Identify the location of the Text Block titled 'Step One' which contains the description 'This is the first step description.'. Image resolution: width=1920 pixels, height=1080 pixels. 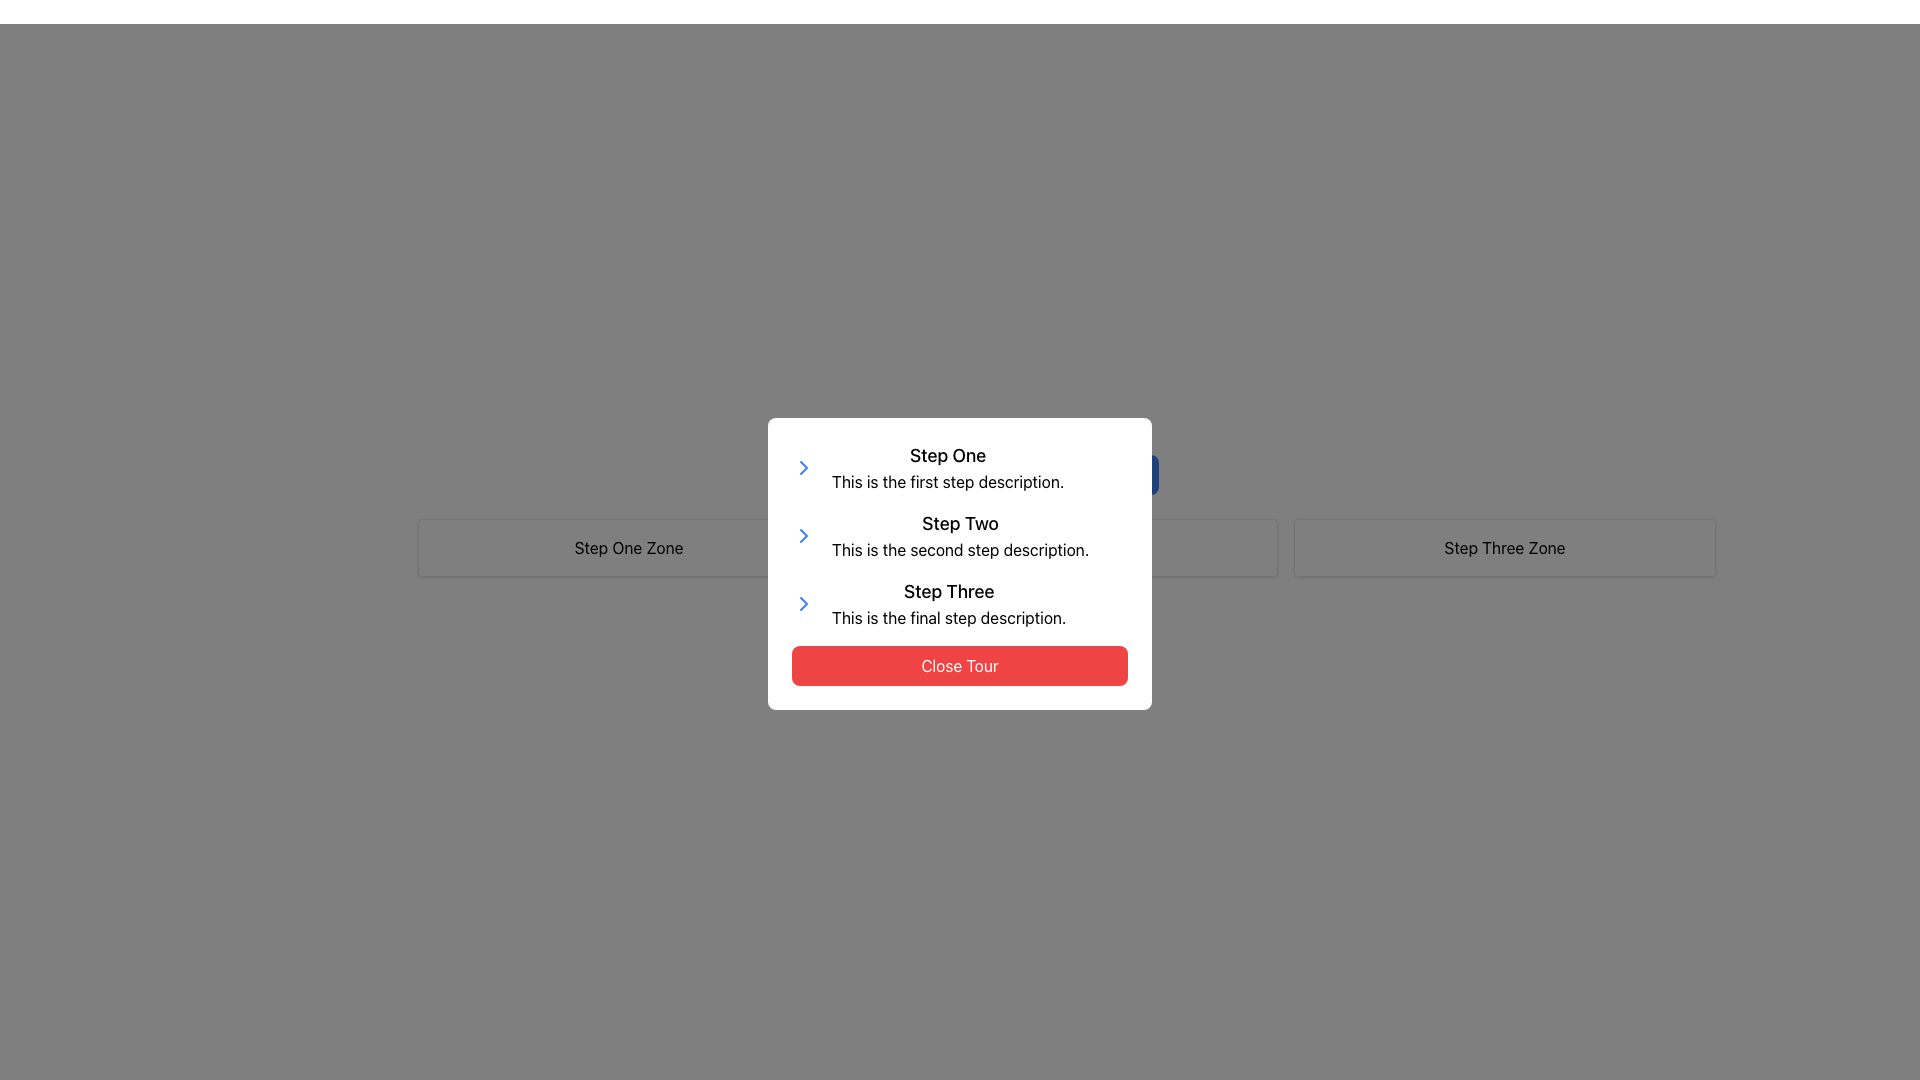
(947, 467).